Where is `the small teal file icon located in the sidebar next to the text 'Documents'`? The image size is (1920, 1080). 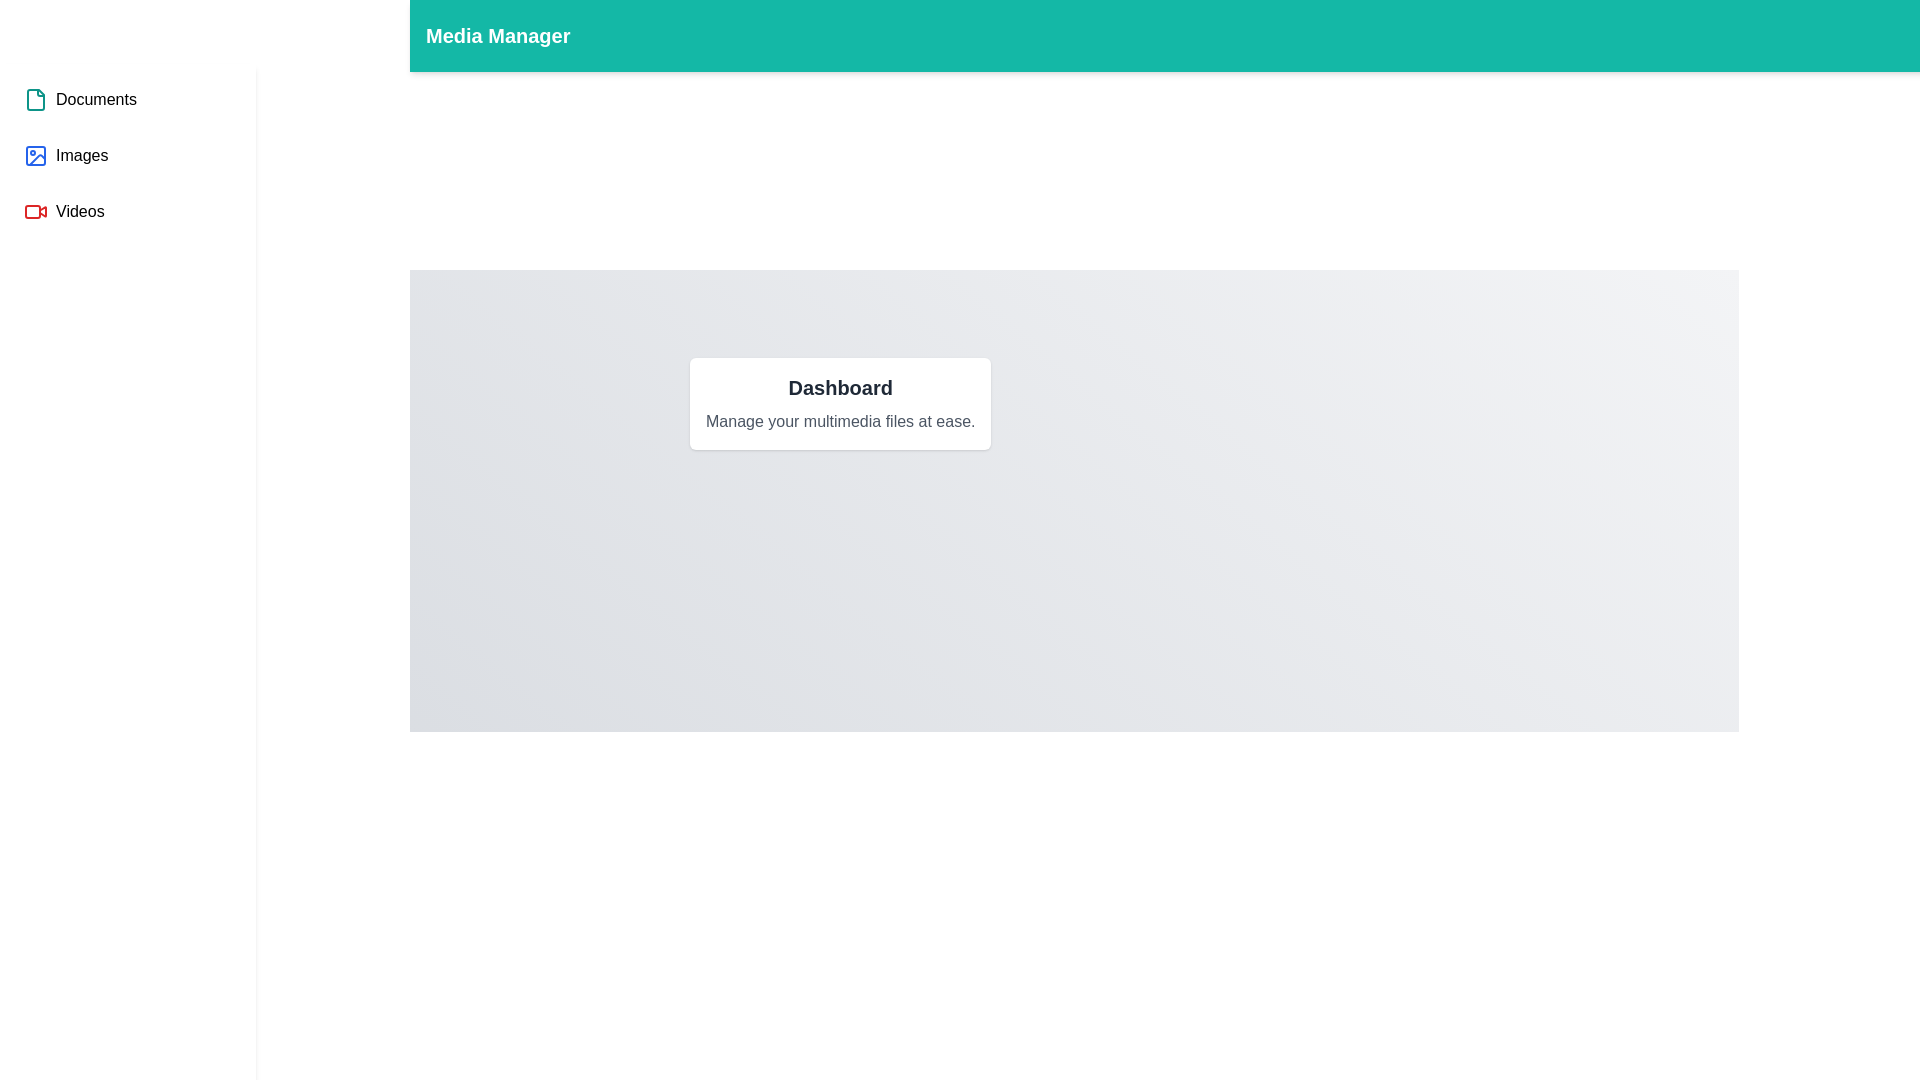
the small teal file icon located in the sidebar next to the text 'Documents' is located at coordinates (35, 100).